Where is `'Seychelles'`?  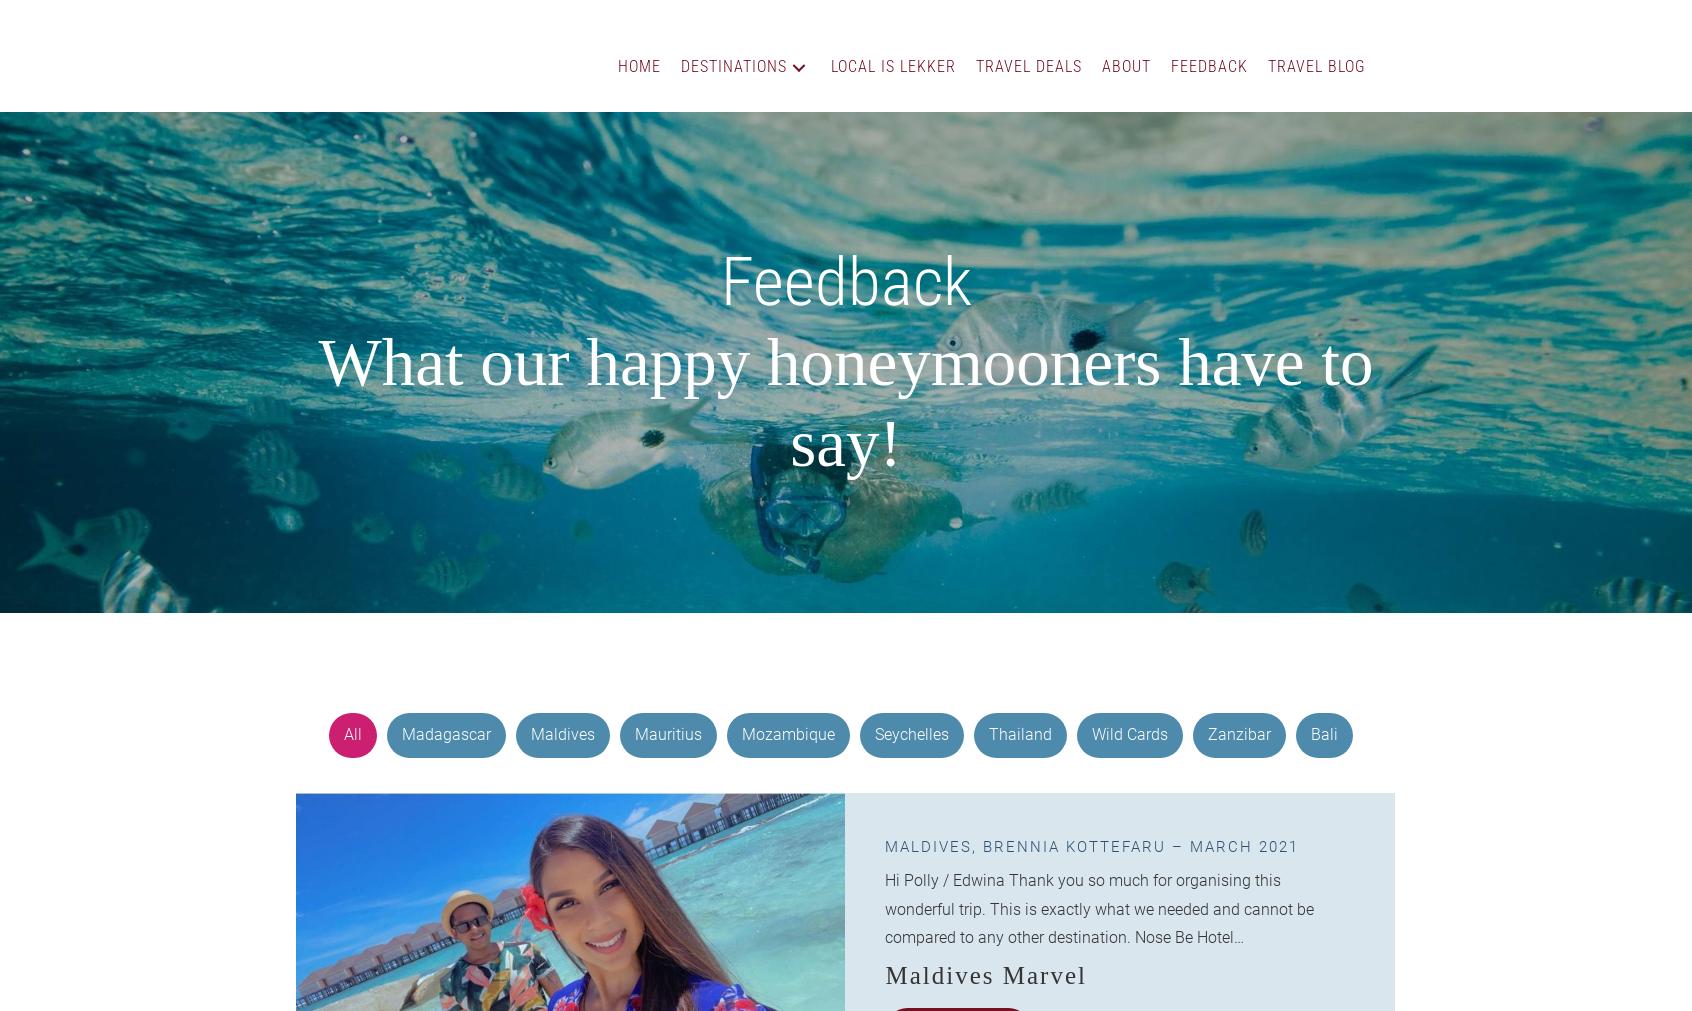
'Seychelles' is located at coordinates (910, 733).